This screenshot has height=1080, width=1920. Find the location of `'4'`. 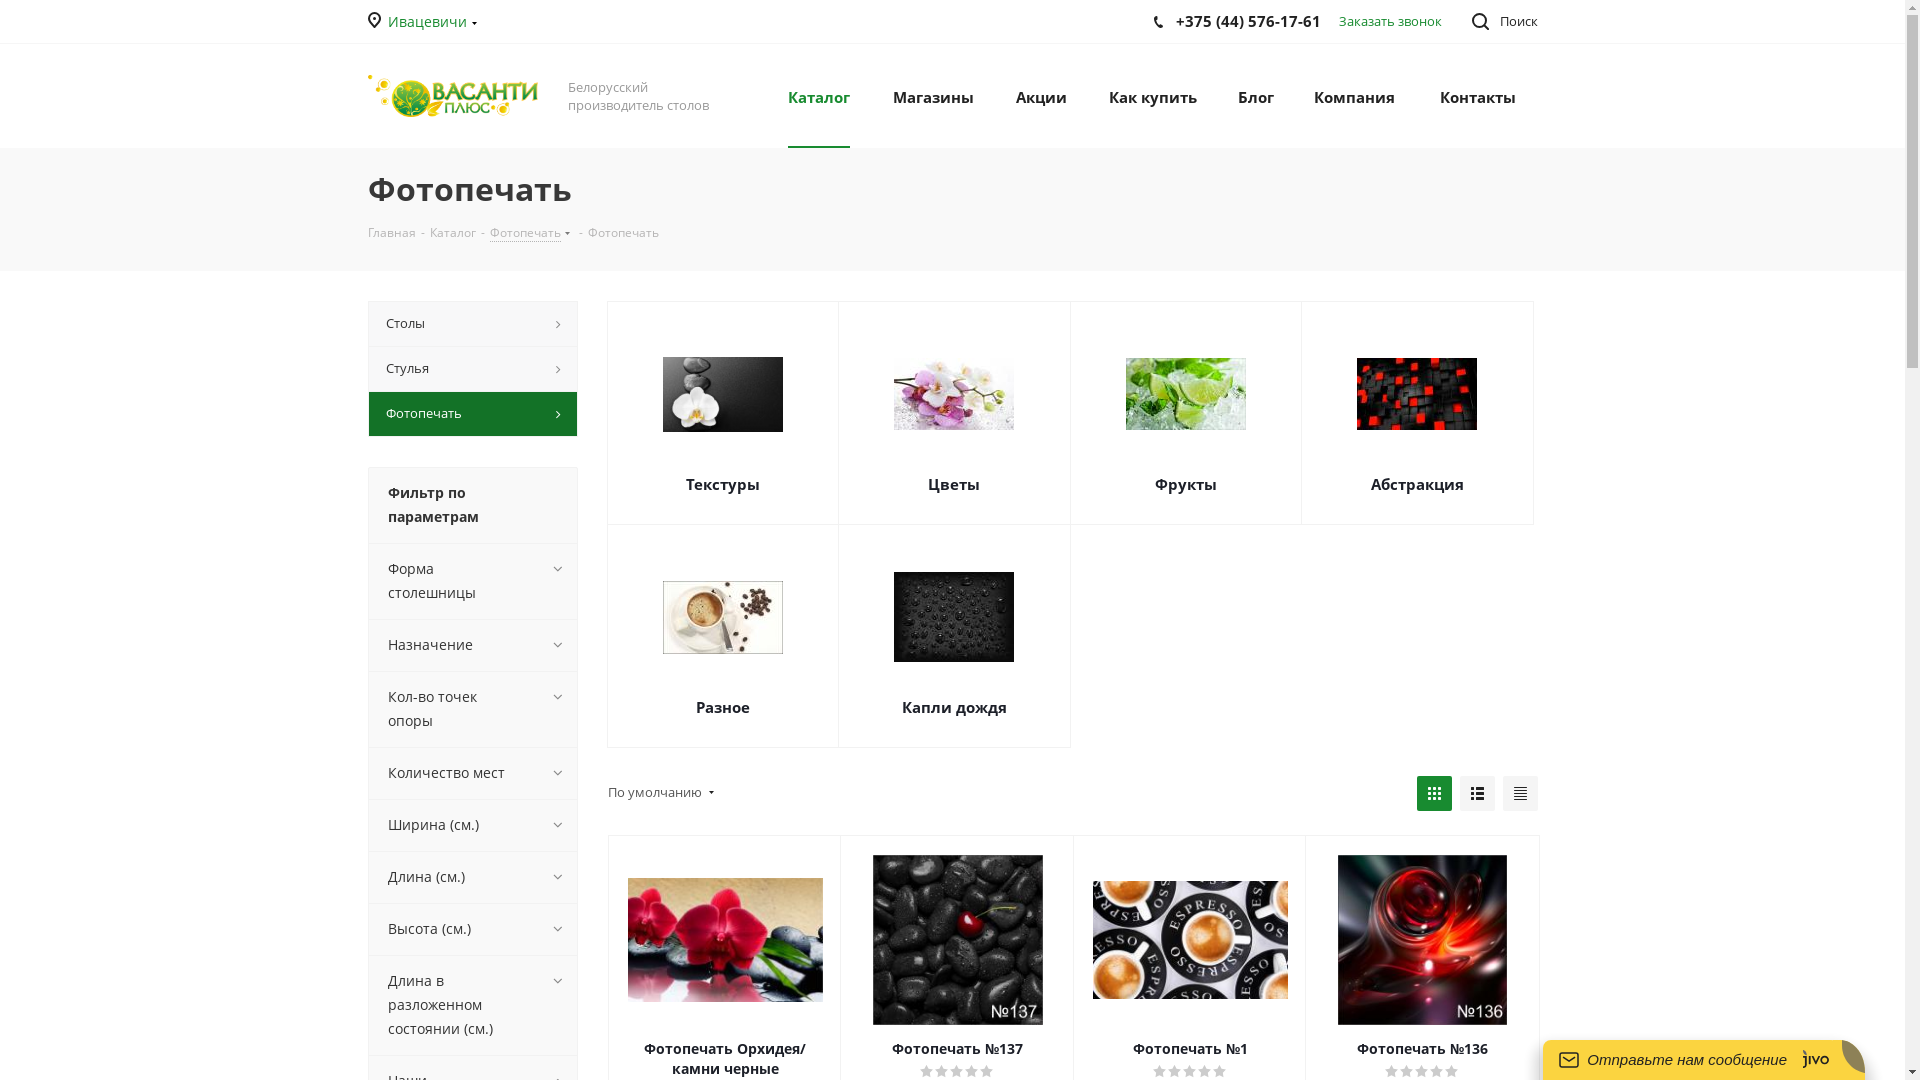

'4' is located at coordinates (972, 1071).